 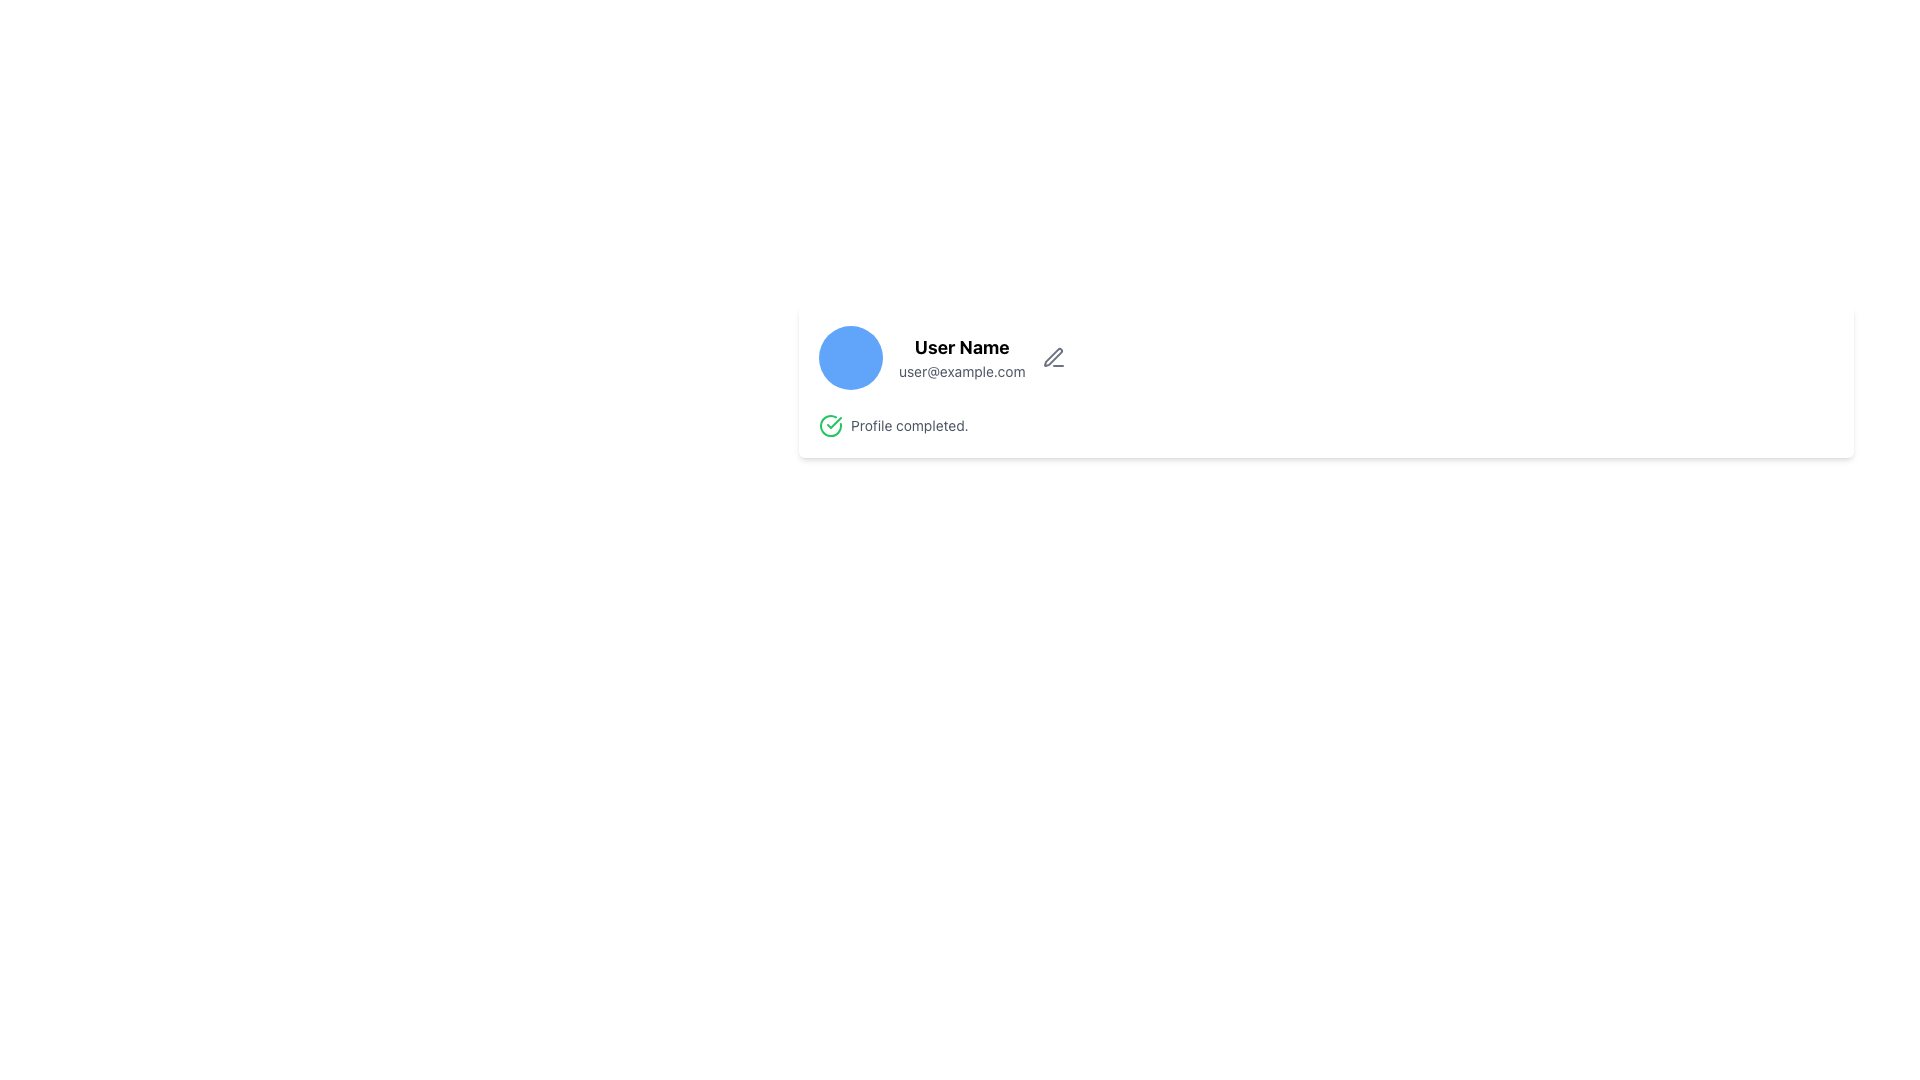 I want to click on the text label that reads 'Profile completed.' which is styled in gray and positioned to the right of a green checkmark icon in the lower-left area of the user profile information card, so click(x=908, y=424).